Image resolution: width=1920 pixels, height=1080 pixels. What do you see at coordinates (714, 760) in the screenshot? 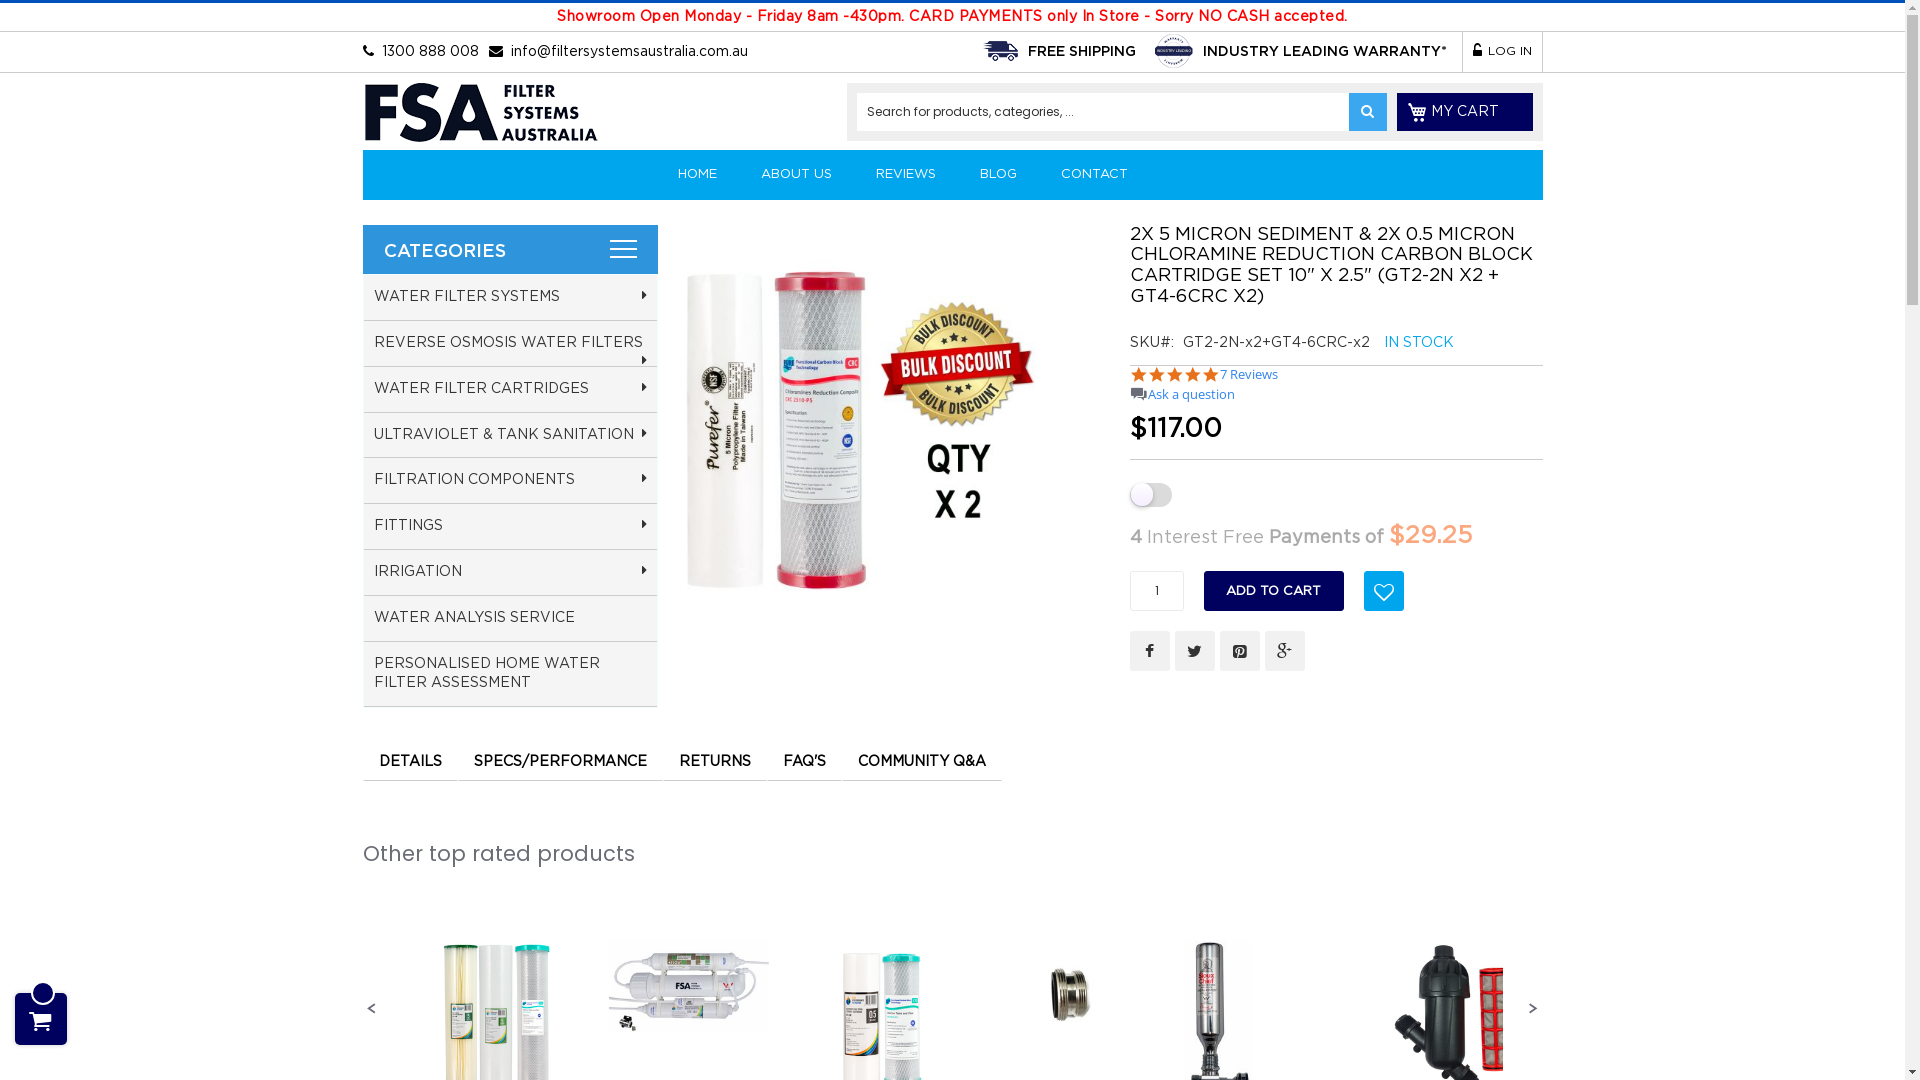
I see `'RETURNS'` at bounding box center [714, 760].